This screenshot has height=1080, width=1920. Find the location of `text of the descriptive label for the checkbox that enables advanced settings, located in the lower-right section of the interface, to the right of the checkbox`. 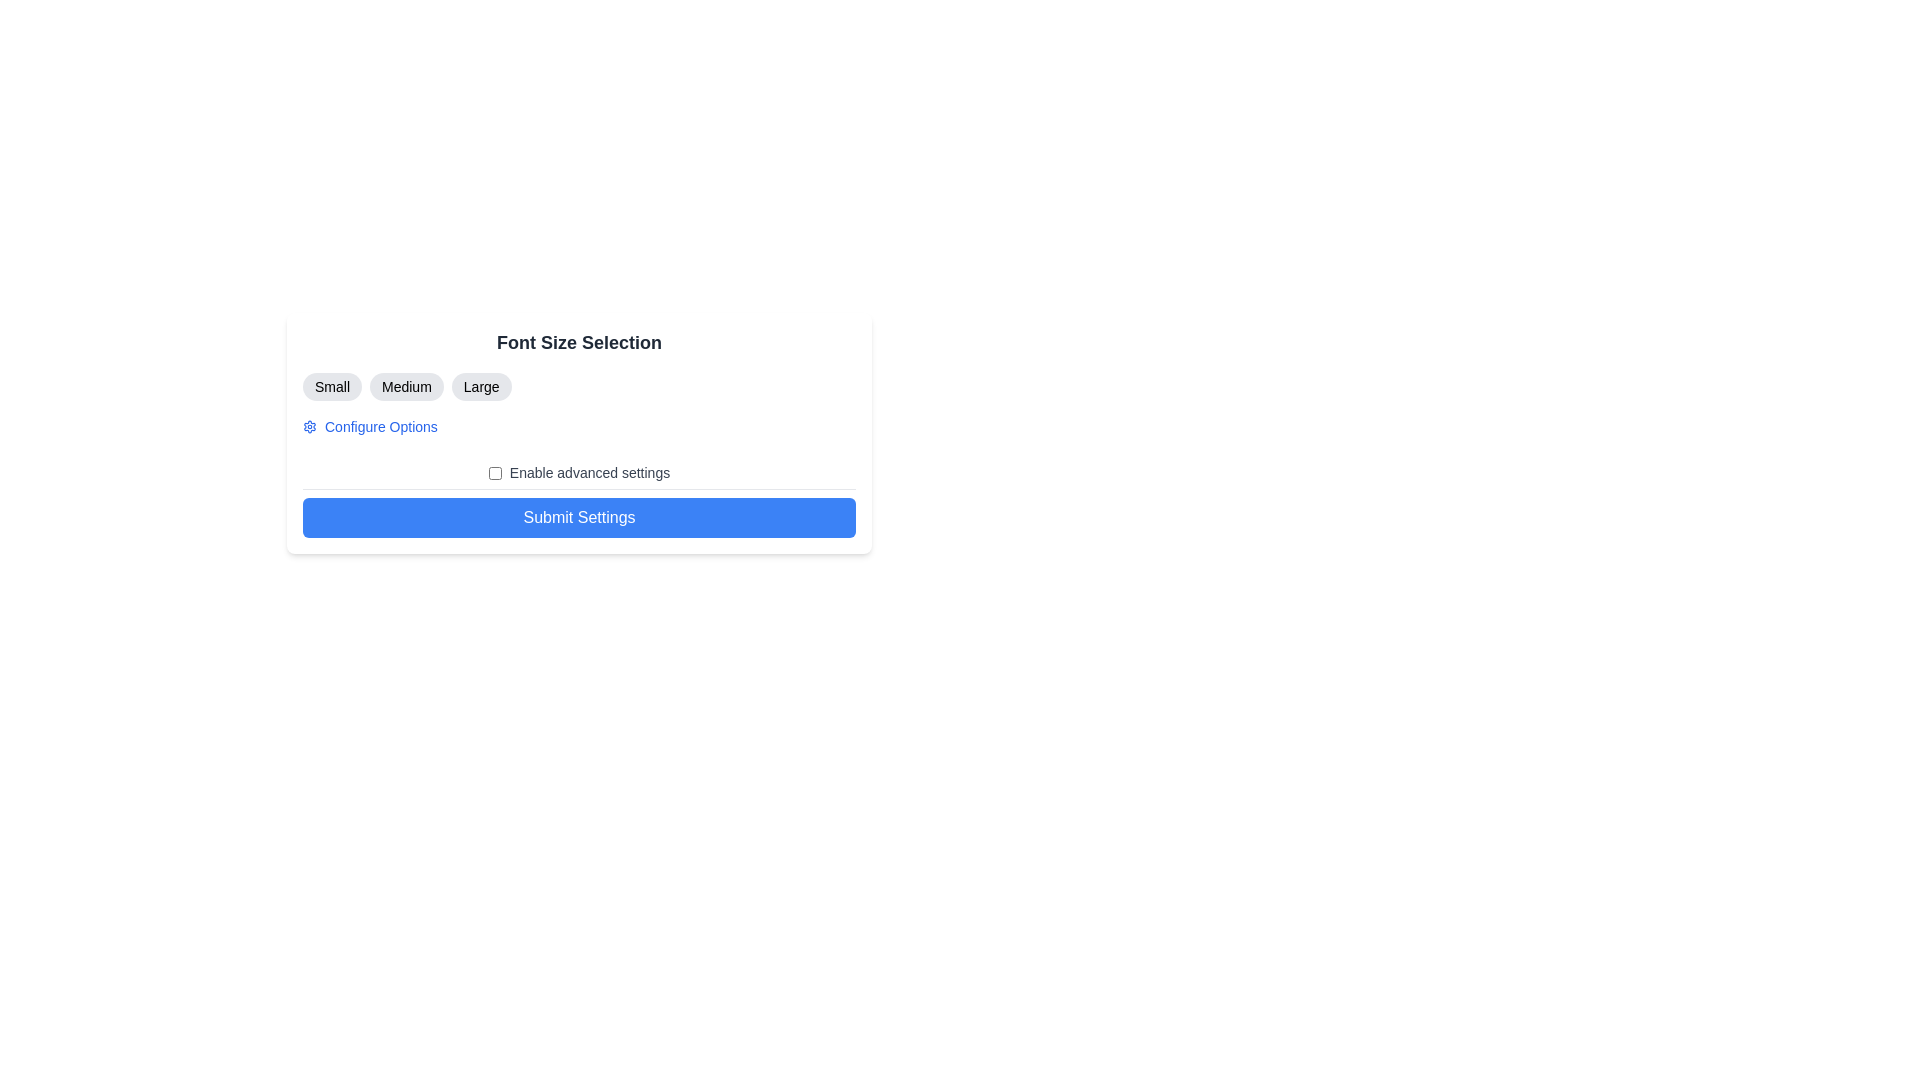

text of the descriptive label for the checkbox that enables advanced settings, located in the lower-right section of the interface, to the right of the checkbox is located at coordinates (589, 473).